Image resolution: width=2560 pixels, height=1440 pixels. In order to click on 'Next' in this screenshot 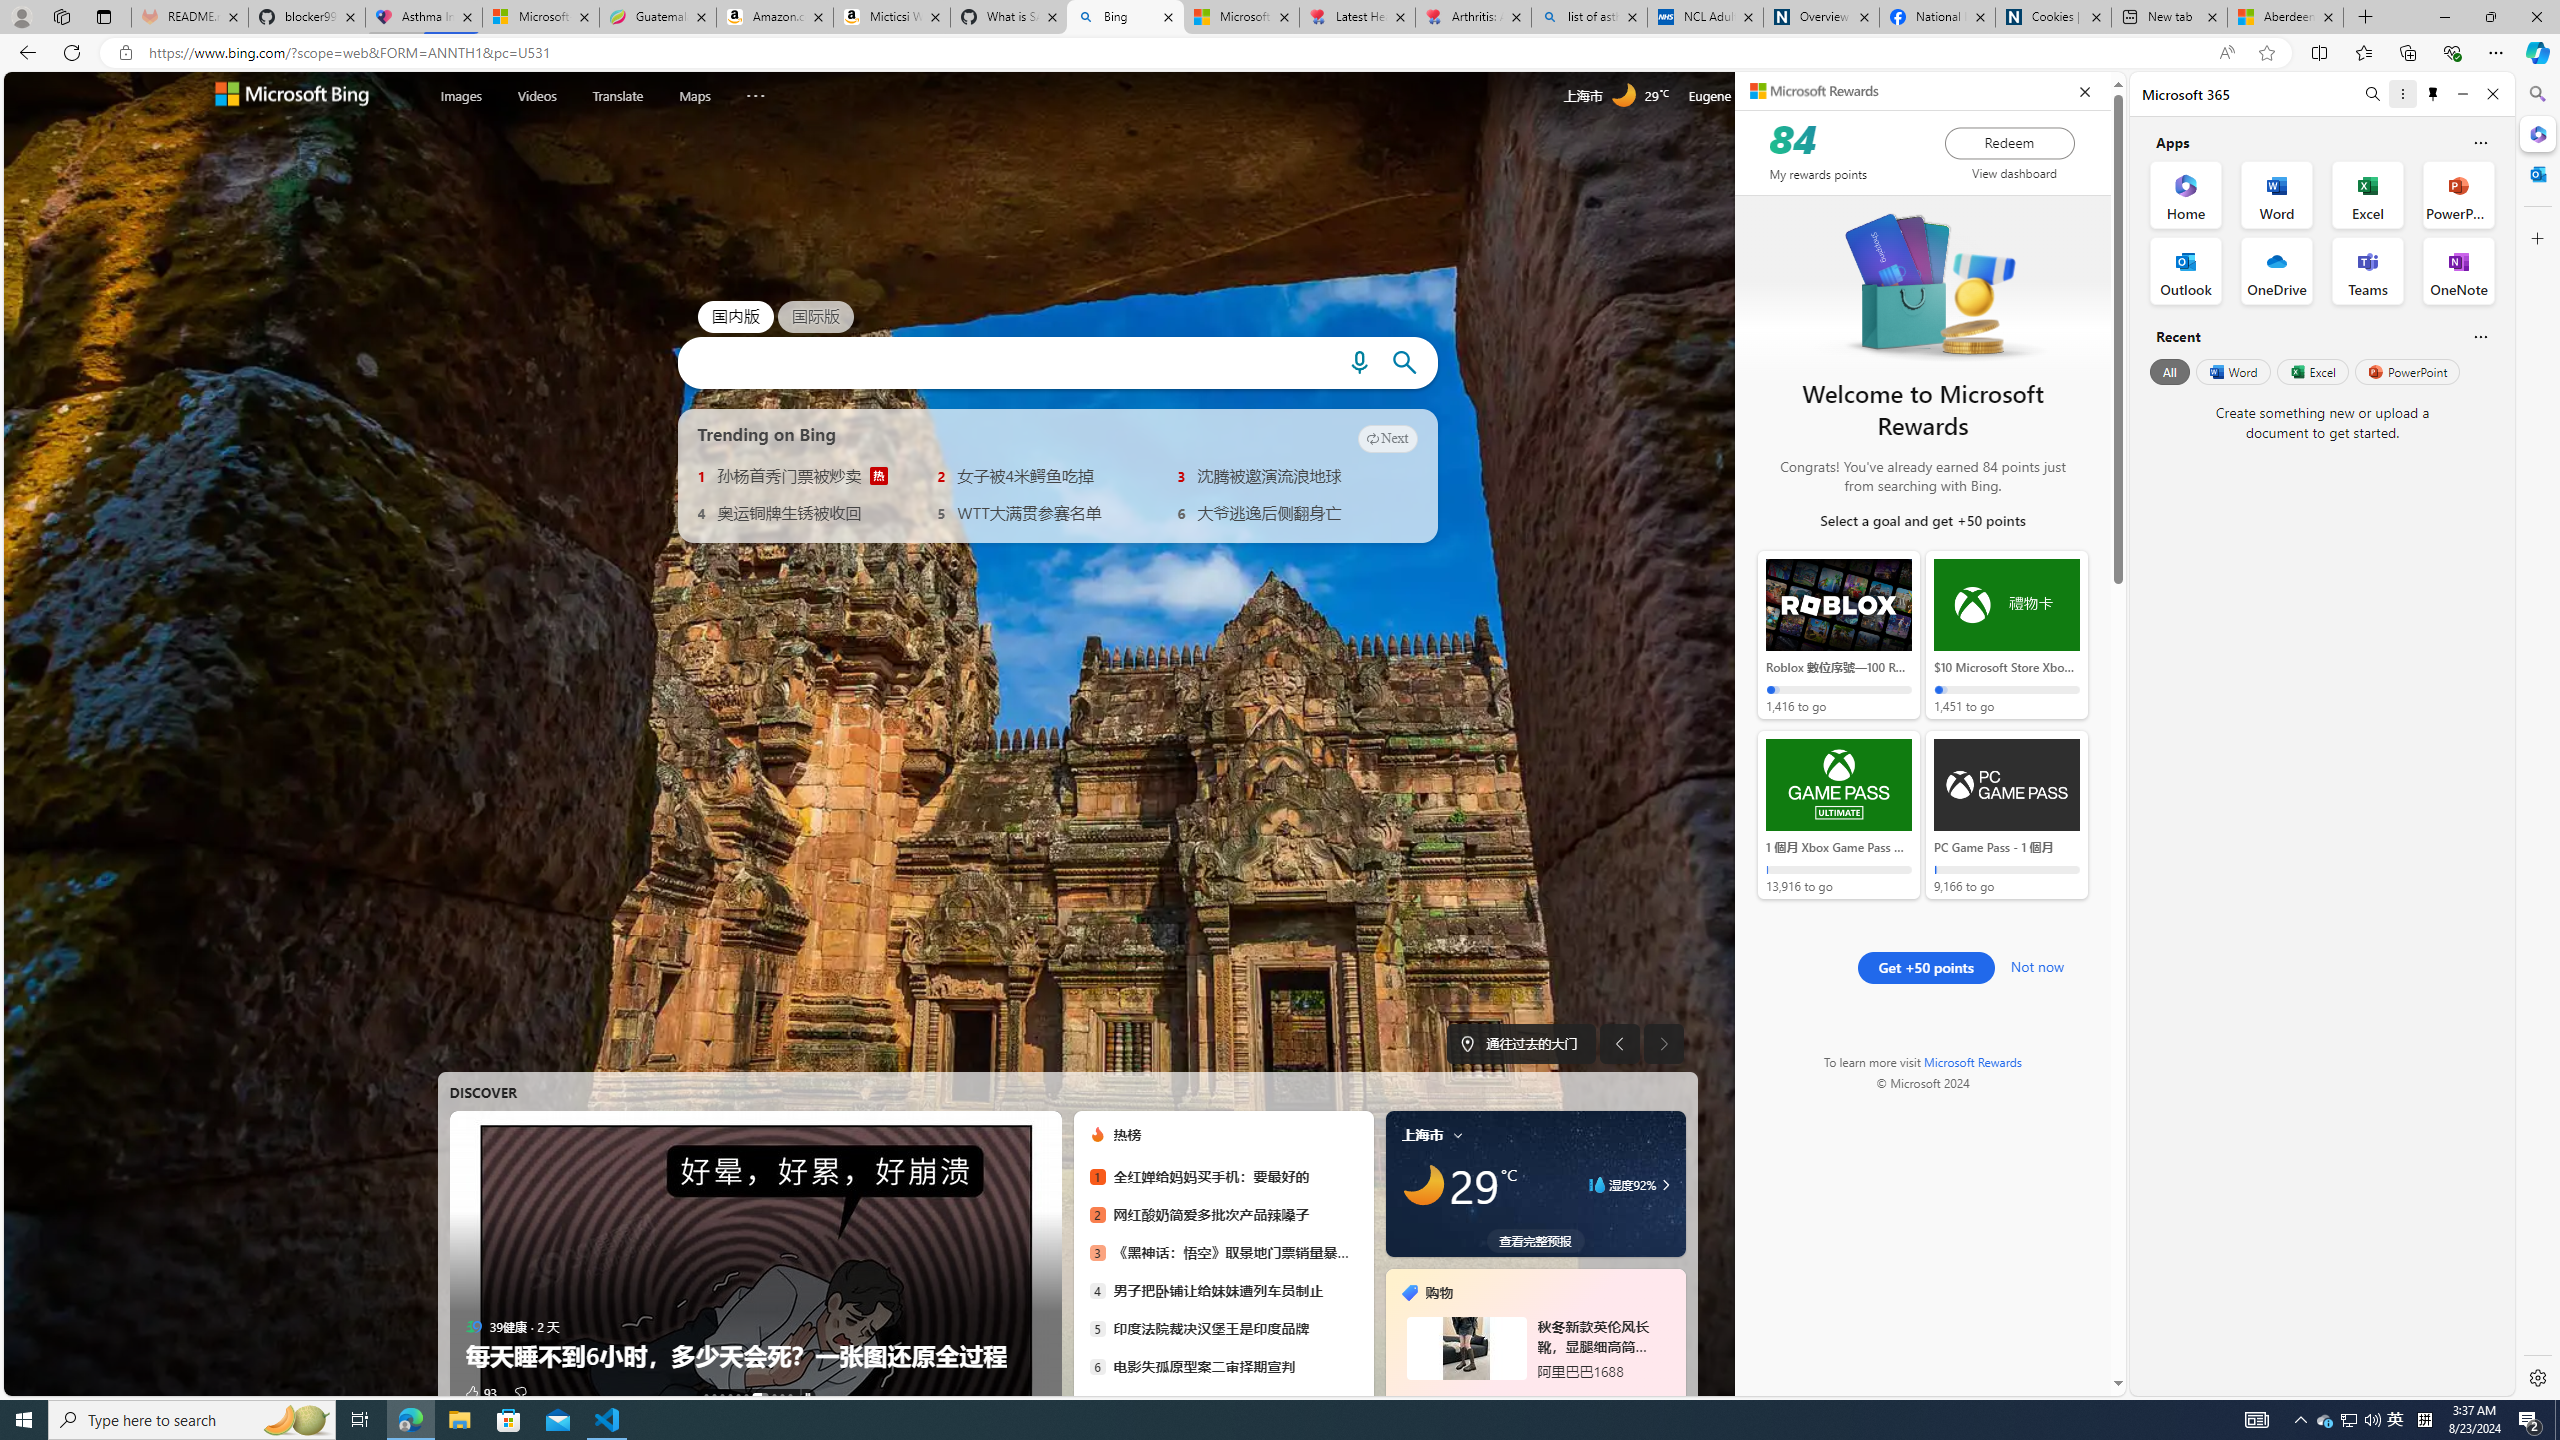, I will do `click(1386, 437)`.